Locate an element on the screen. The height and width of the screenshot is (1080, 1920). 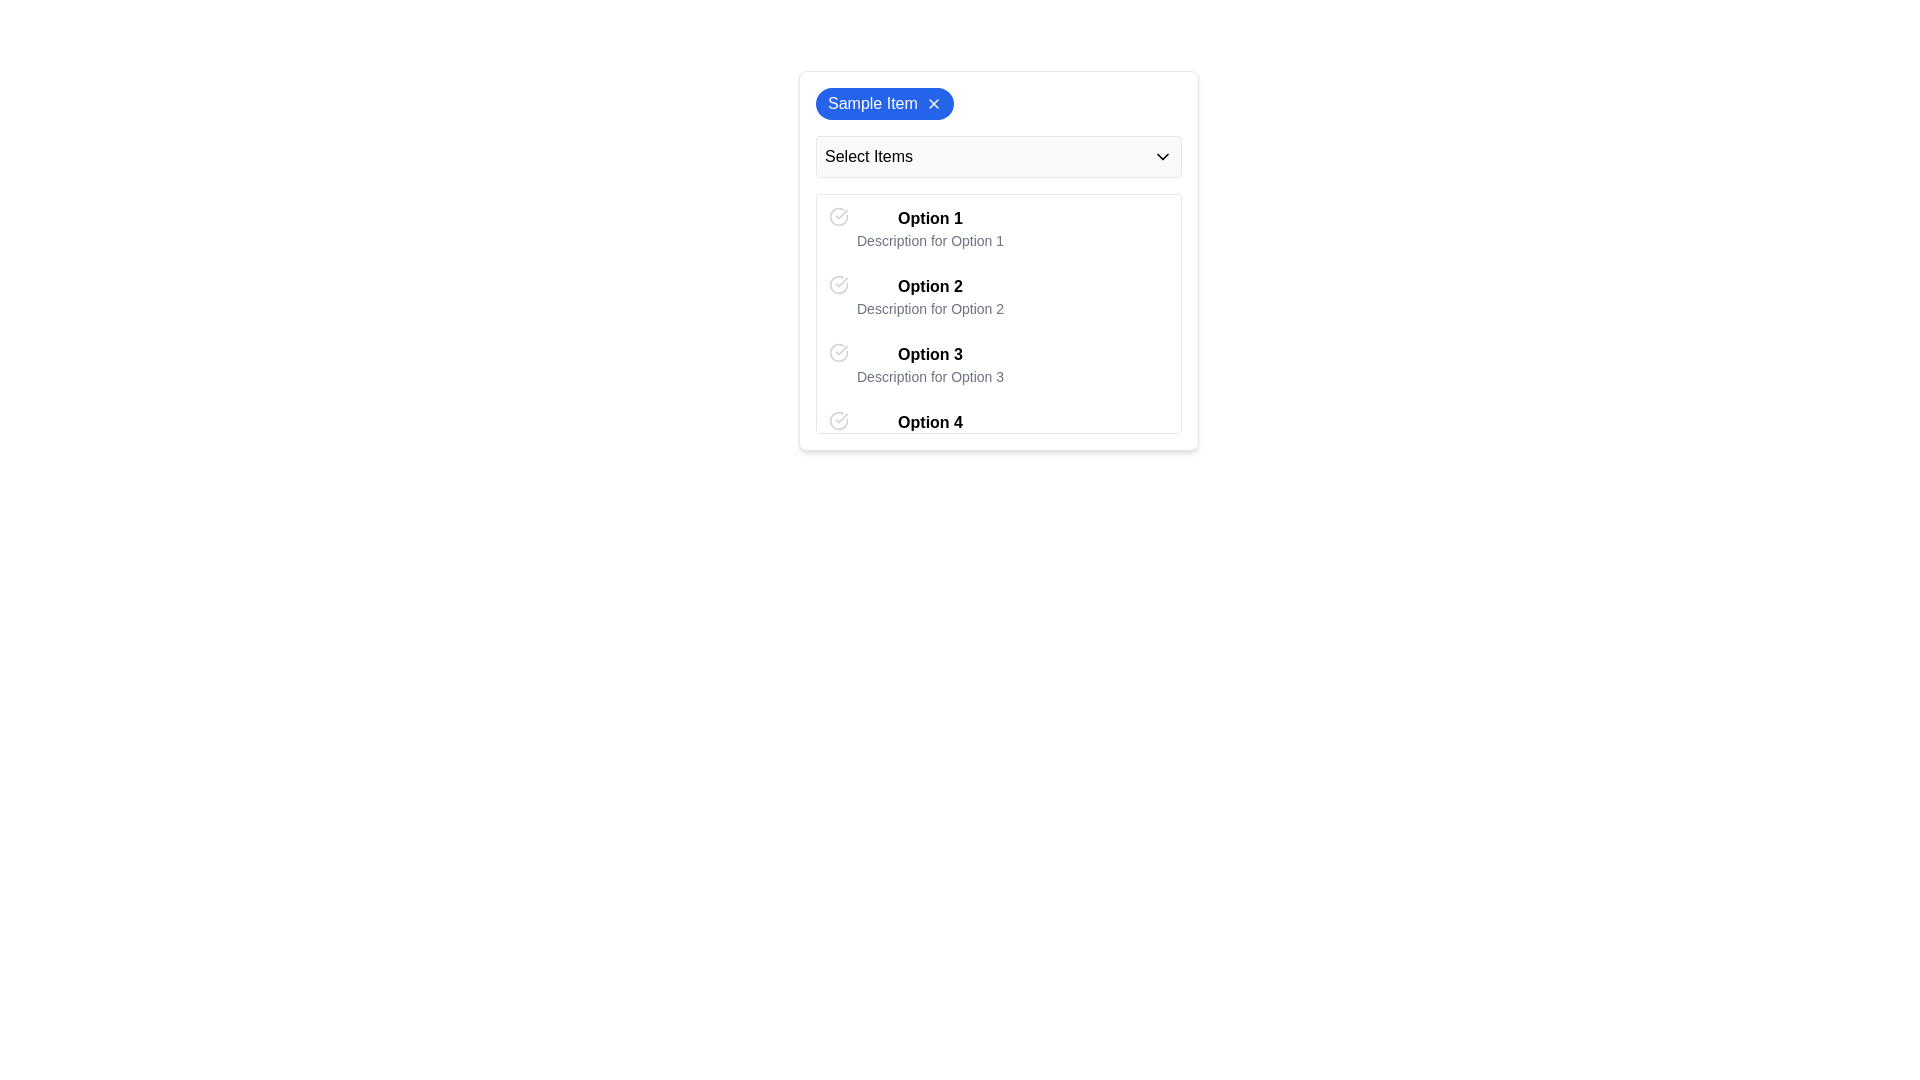
the selectable list item labeled 'Option 2' in the dropdown menu is located at coordinates (998, 297).